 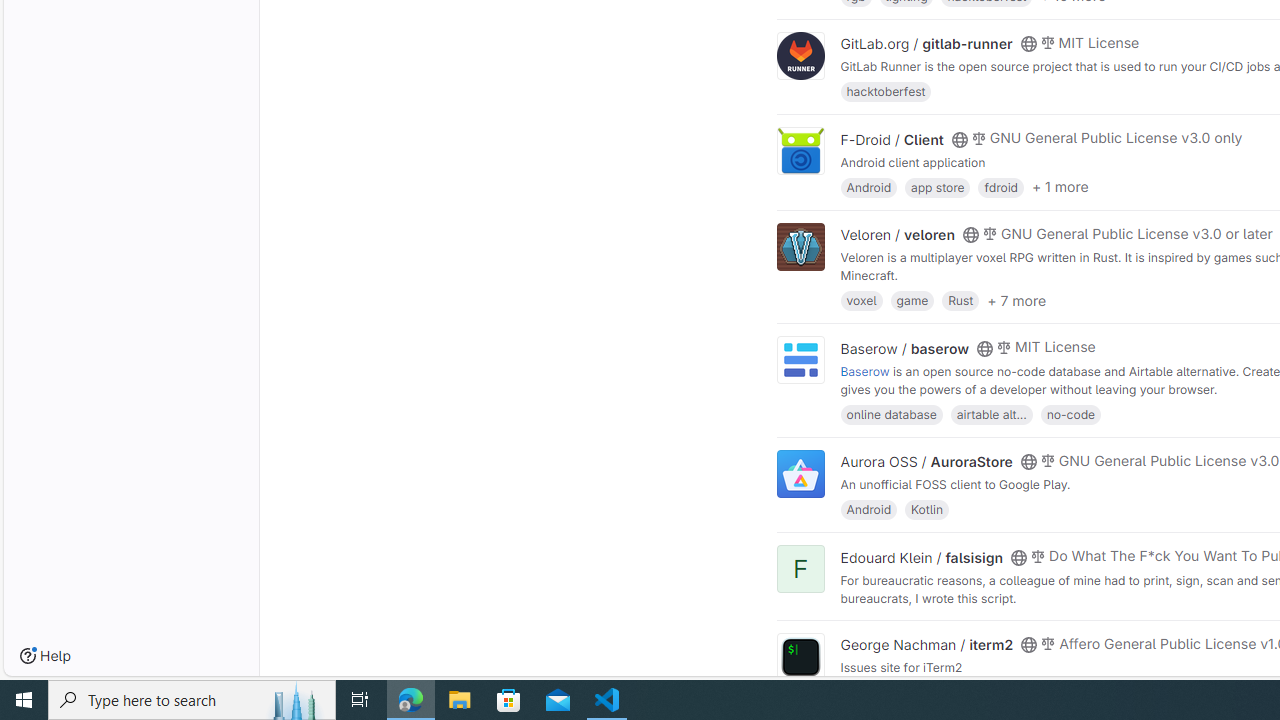 What do you see at coordinates (1000, 186) in the screenshot?
I see `'fdroid'` at bounding box center [1000, 186].